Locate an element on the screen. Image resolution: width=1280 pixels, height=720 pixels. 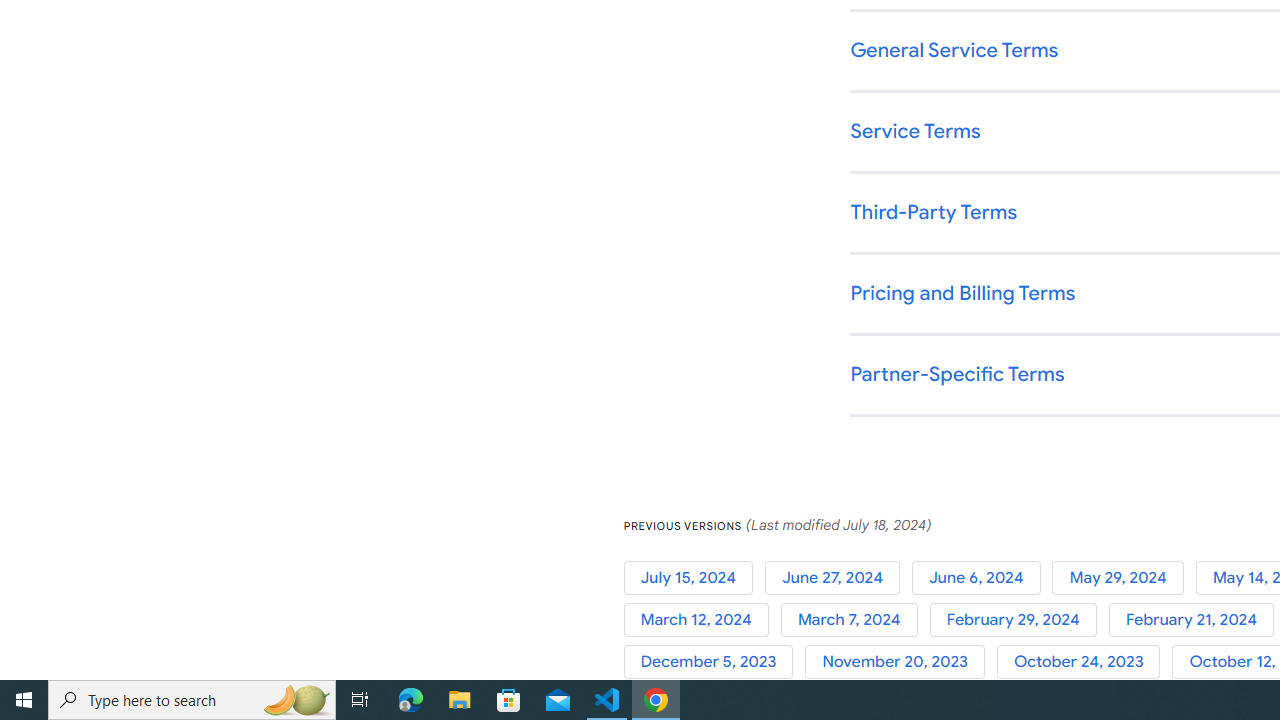
'May 29, 2024' is located at coordinates (1123, 577).